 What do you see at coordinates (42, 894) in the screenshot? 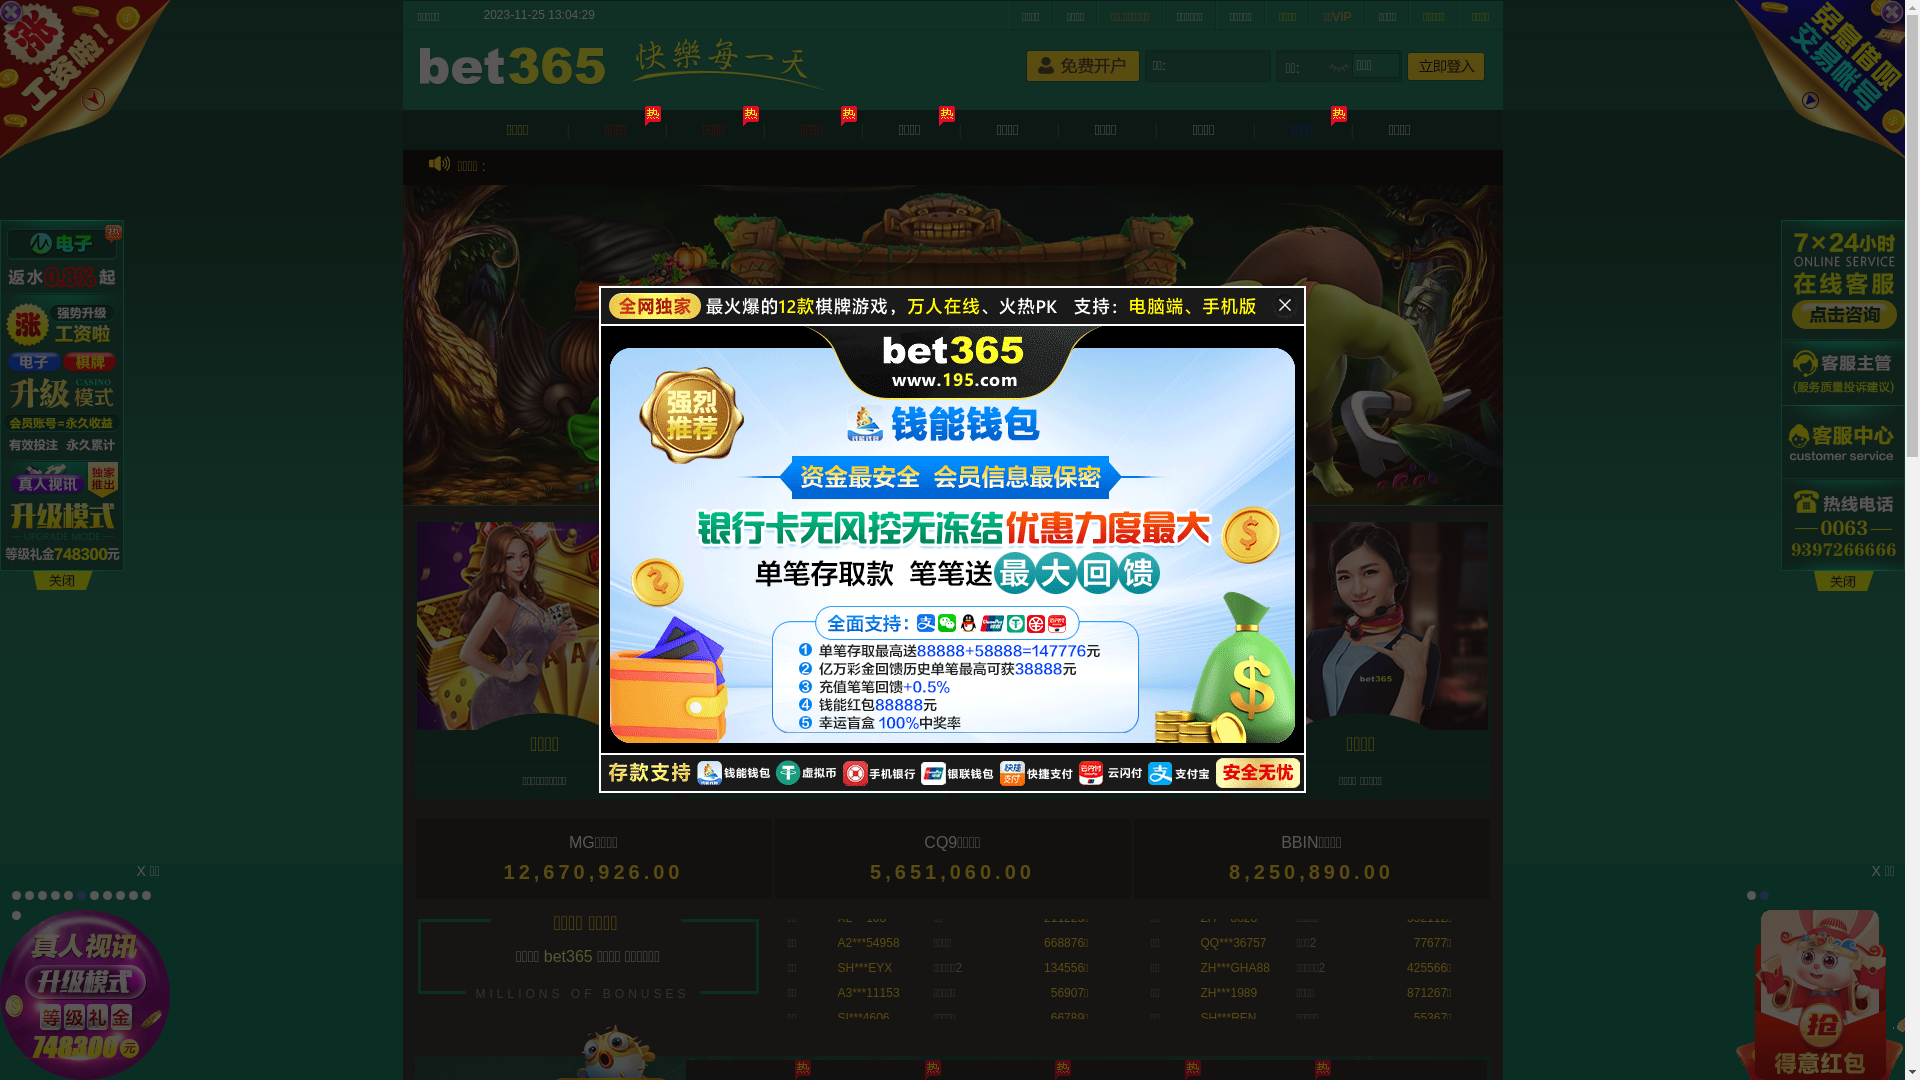
I see `'3'` at bounding box center [42, 894].